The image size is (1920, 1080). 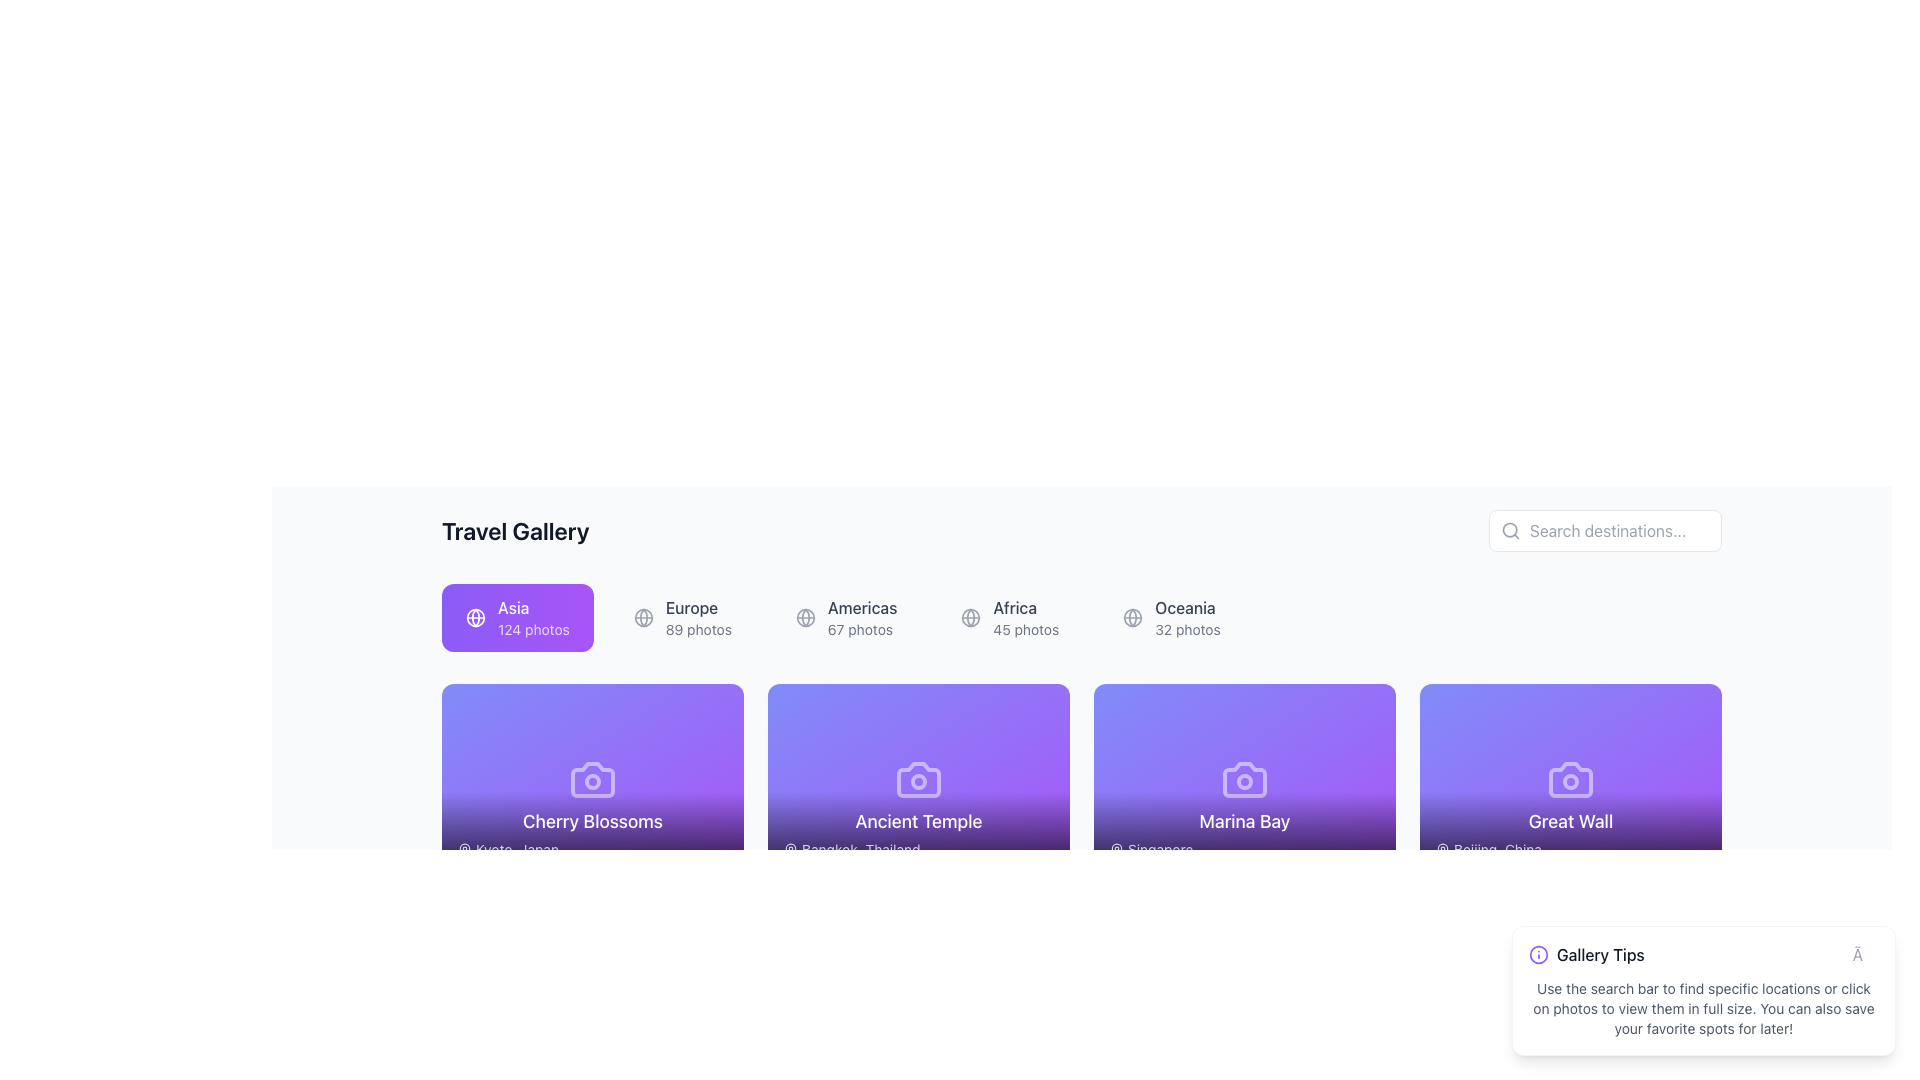 I want to click on the search icon located in the top-right corner, to the left of the 'Search destinations...' text input field, indicating the search functionality, so click(x=1511, y=530).